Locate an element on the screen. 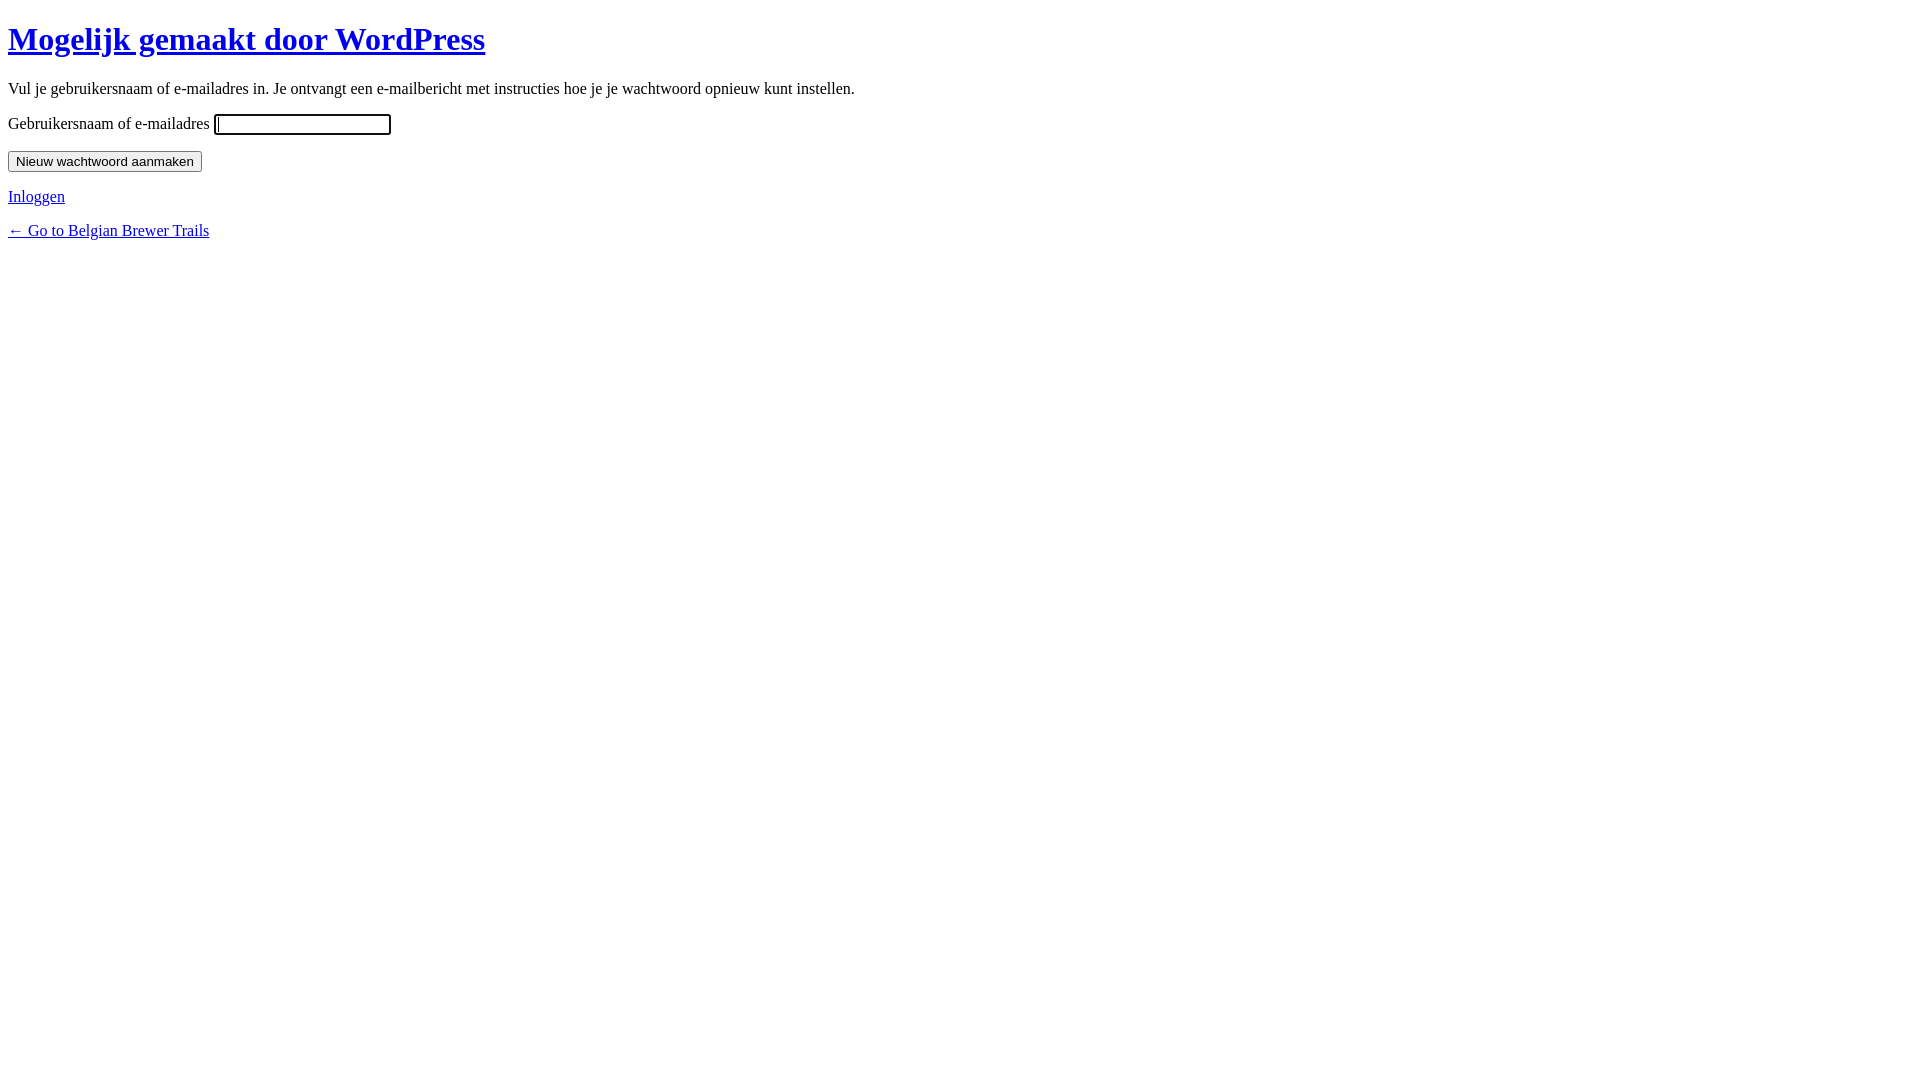  'Inloggen' is located at coordinates (8, 196).